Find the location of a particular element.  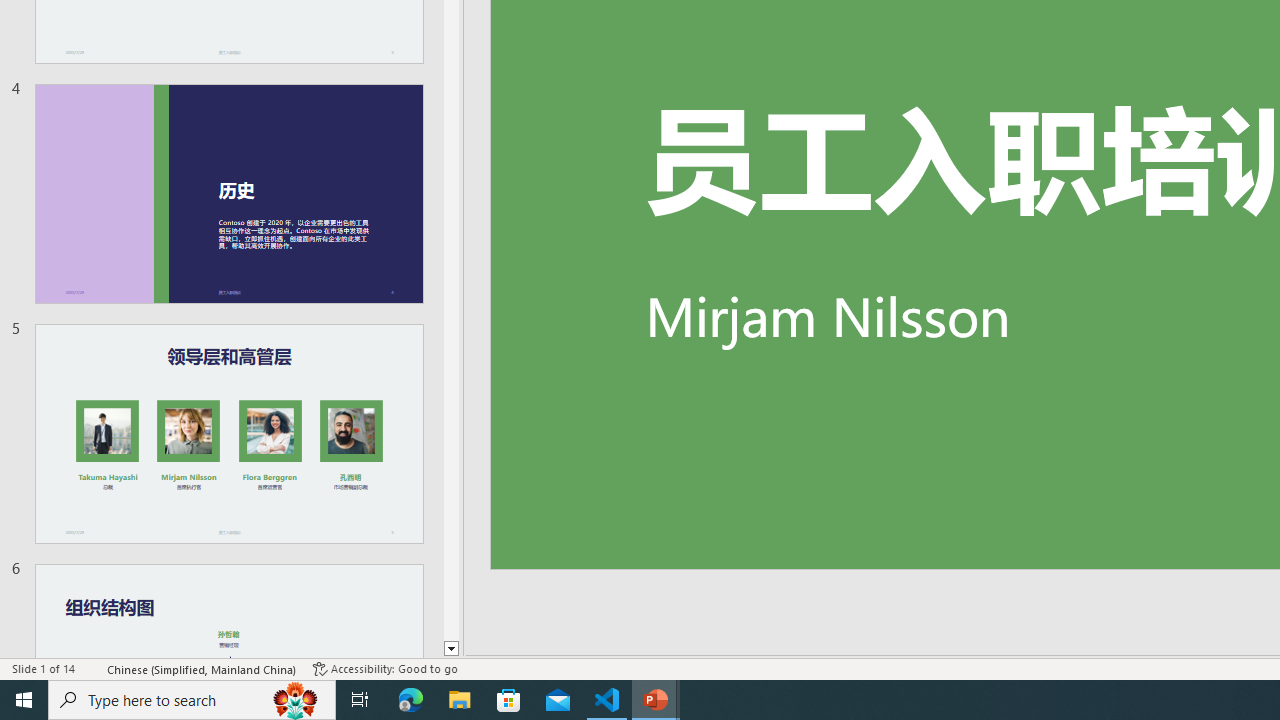

'Microsoft Store' is located at coordinates (509, 698).